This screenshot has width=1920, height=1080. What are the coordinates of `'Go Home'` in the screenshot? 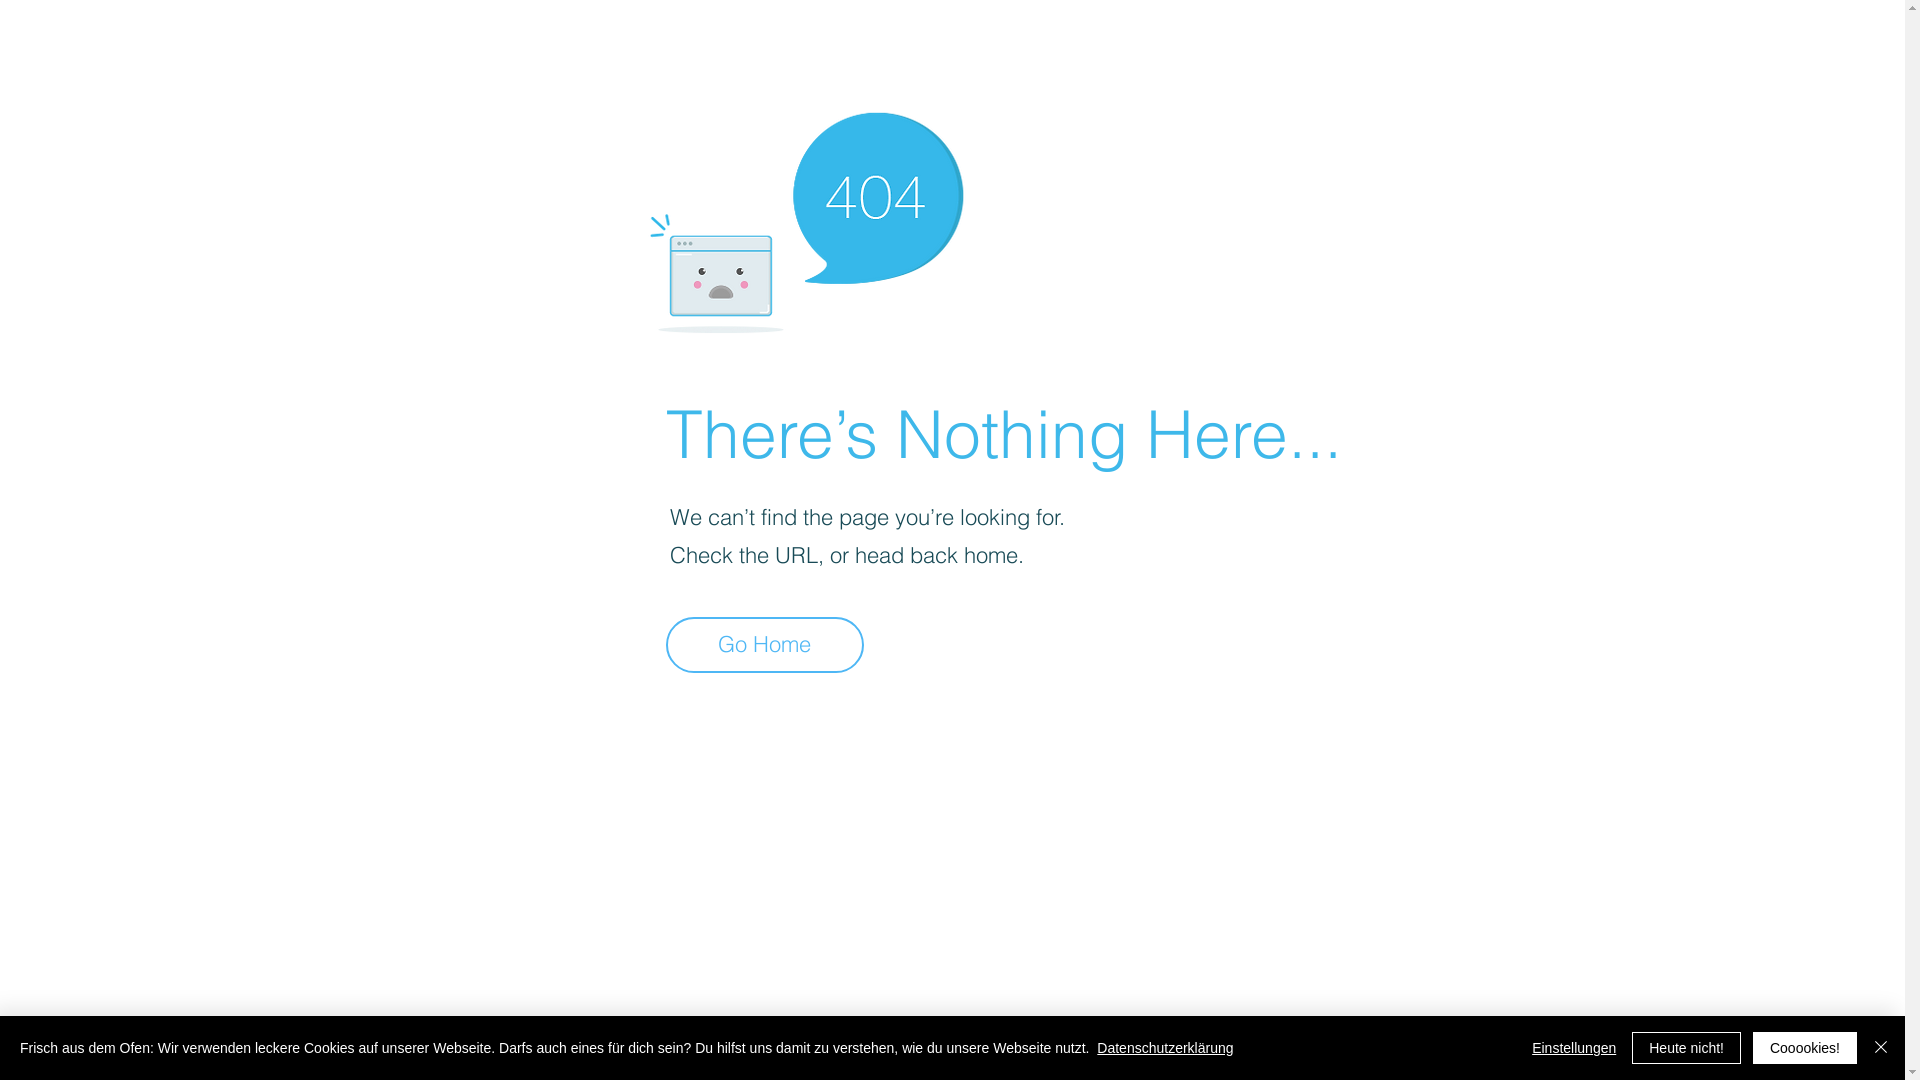 It's located at (763, 644).